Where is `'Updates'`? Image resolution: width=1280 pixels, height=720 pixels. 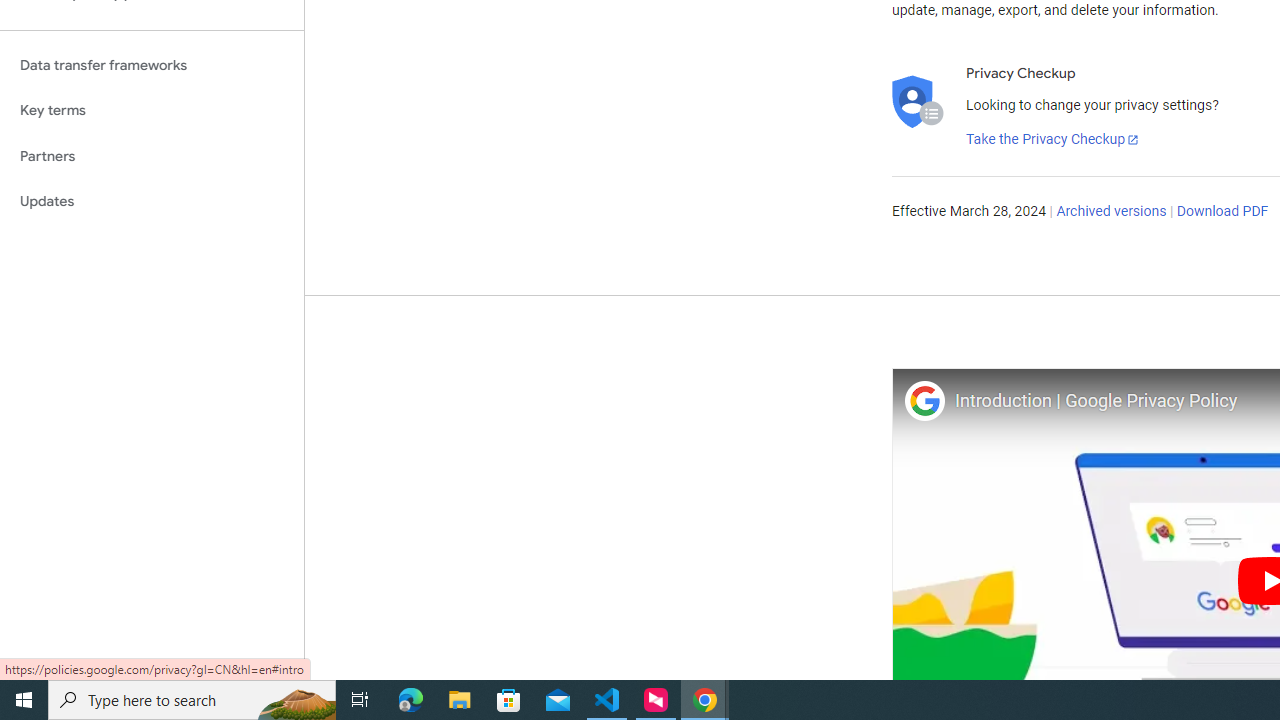
'Updates' is located at coordinates (151, 201).